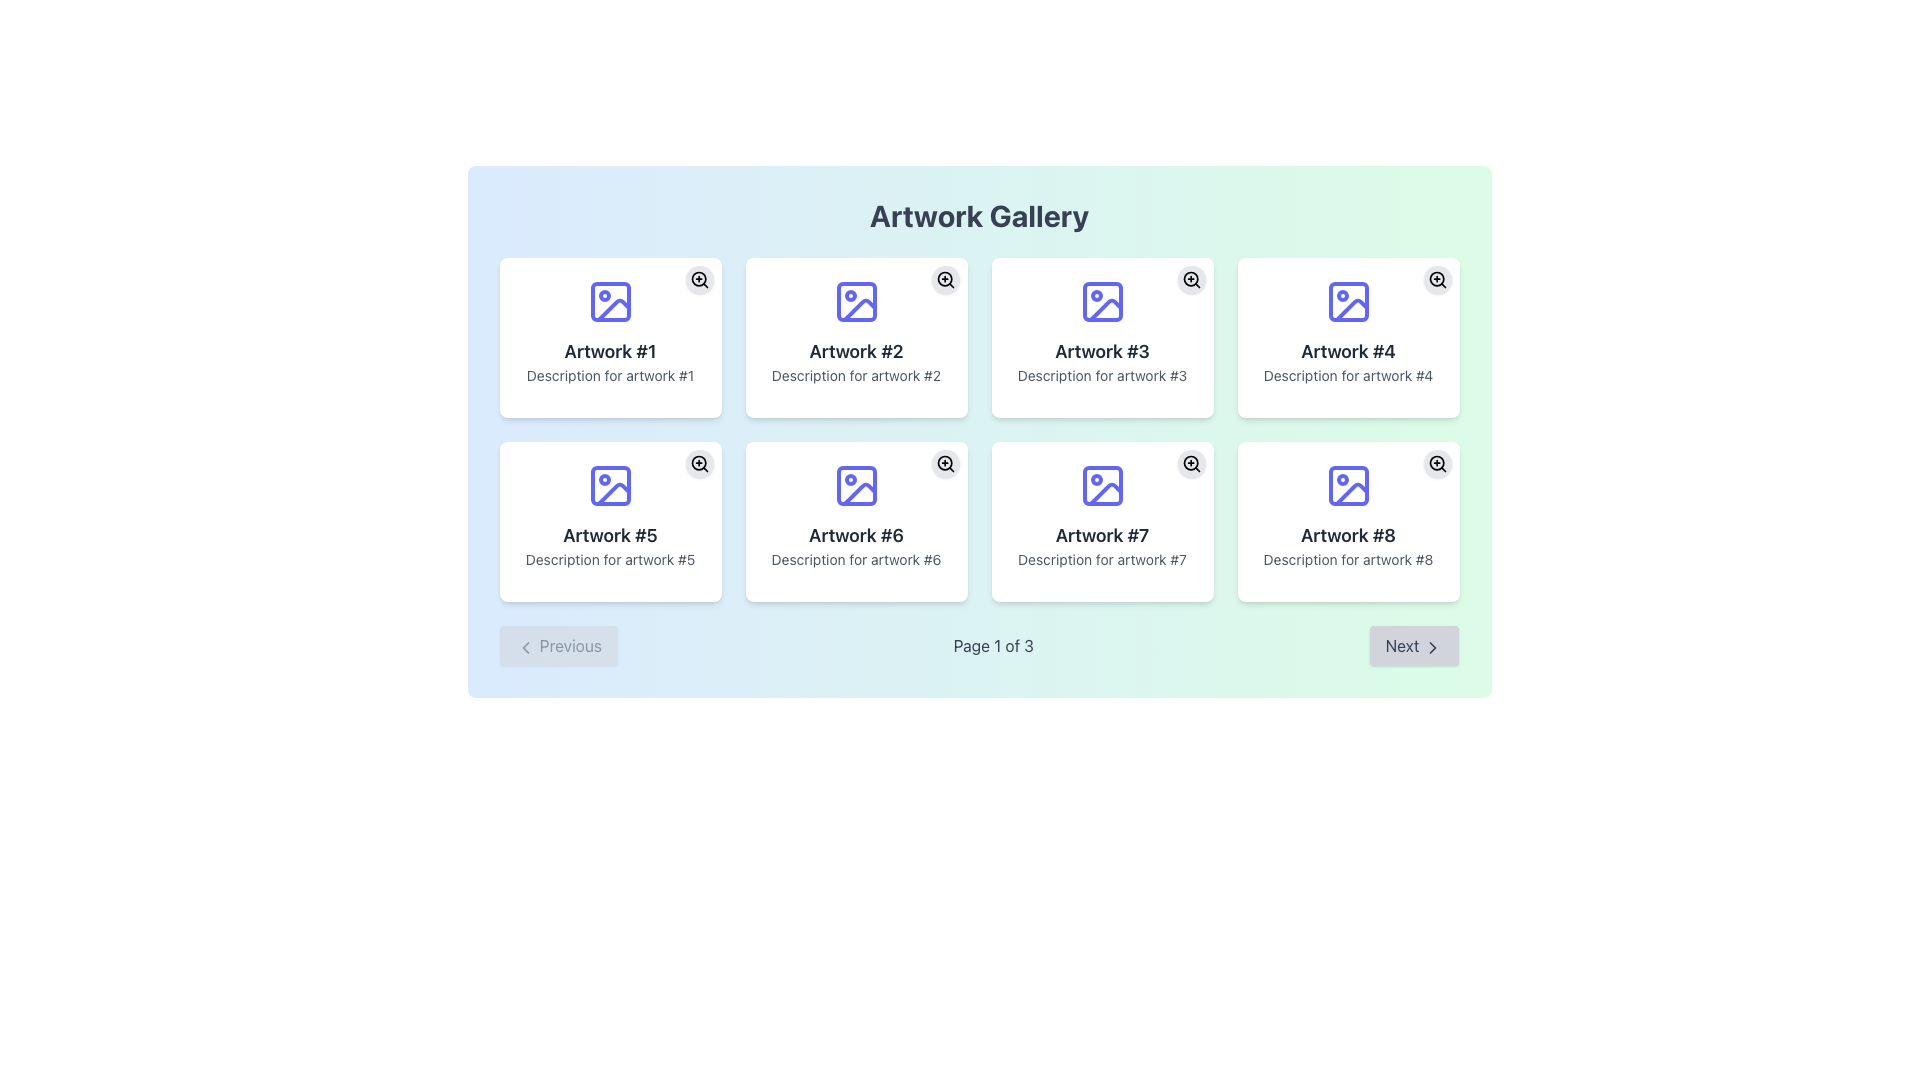 This screenshot has height=1080, width=1920. What do you see at coordinates (1190, 463) in the screenshot?
I see `the SVG Circle in the lens area of the magnifying glass icon at the upper-right corner of the 'Artwork #7' card to zoom in` at bounding box center [1190, 463].